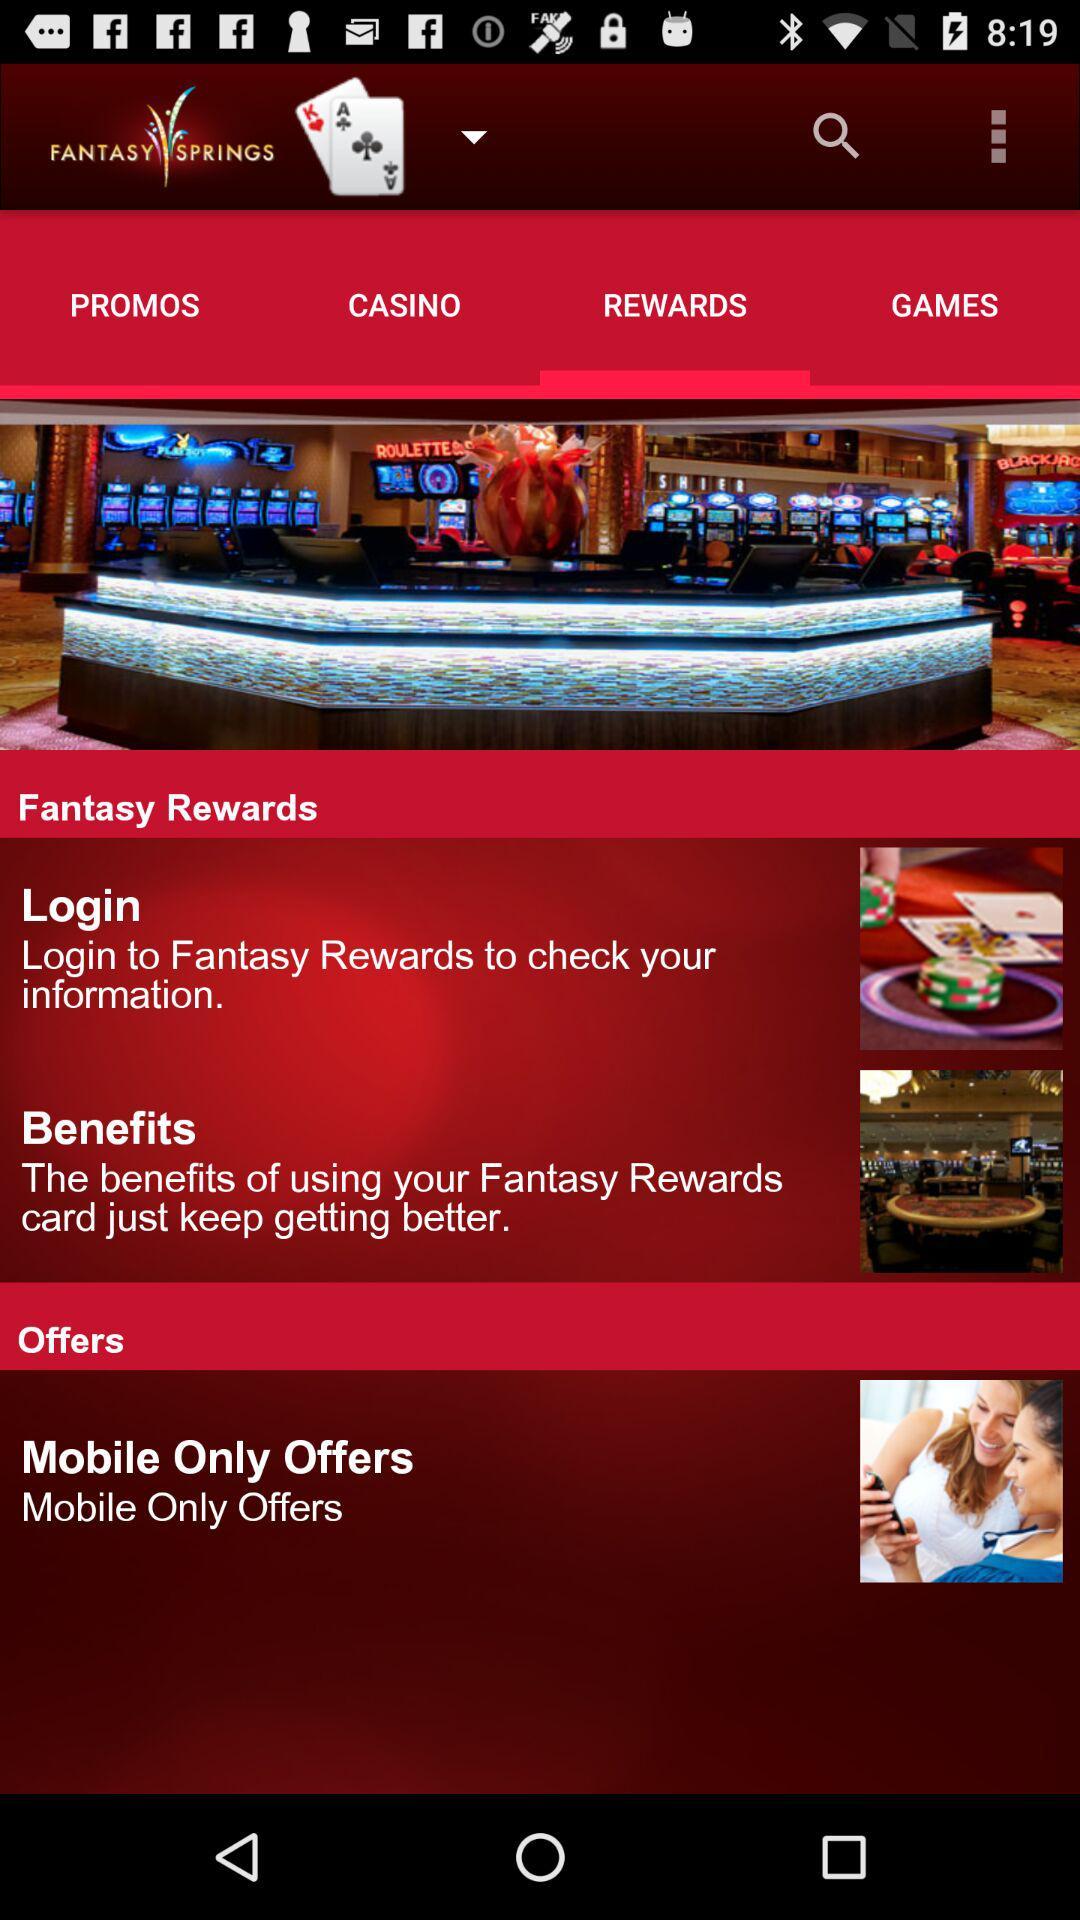 Image resolution: width=1080 pixels, height=1920 pixels. Describe the element at coordinates (999, 135) in the screenshot. I see `options` at that location.